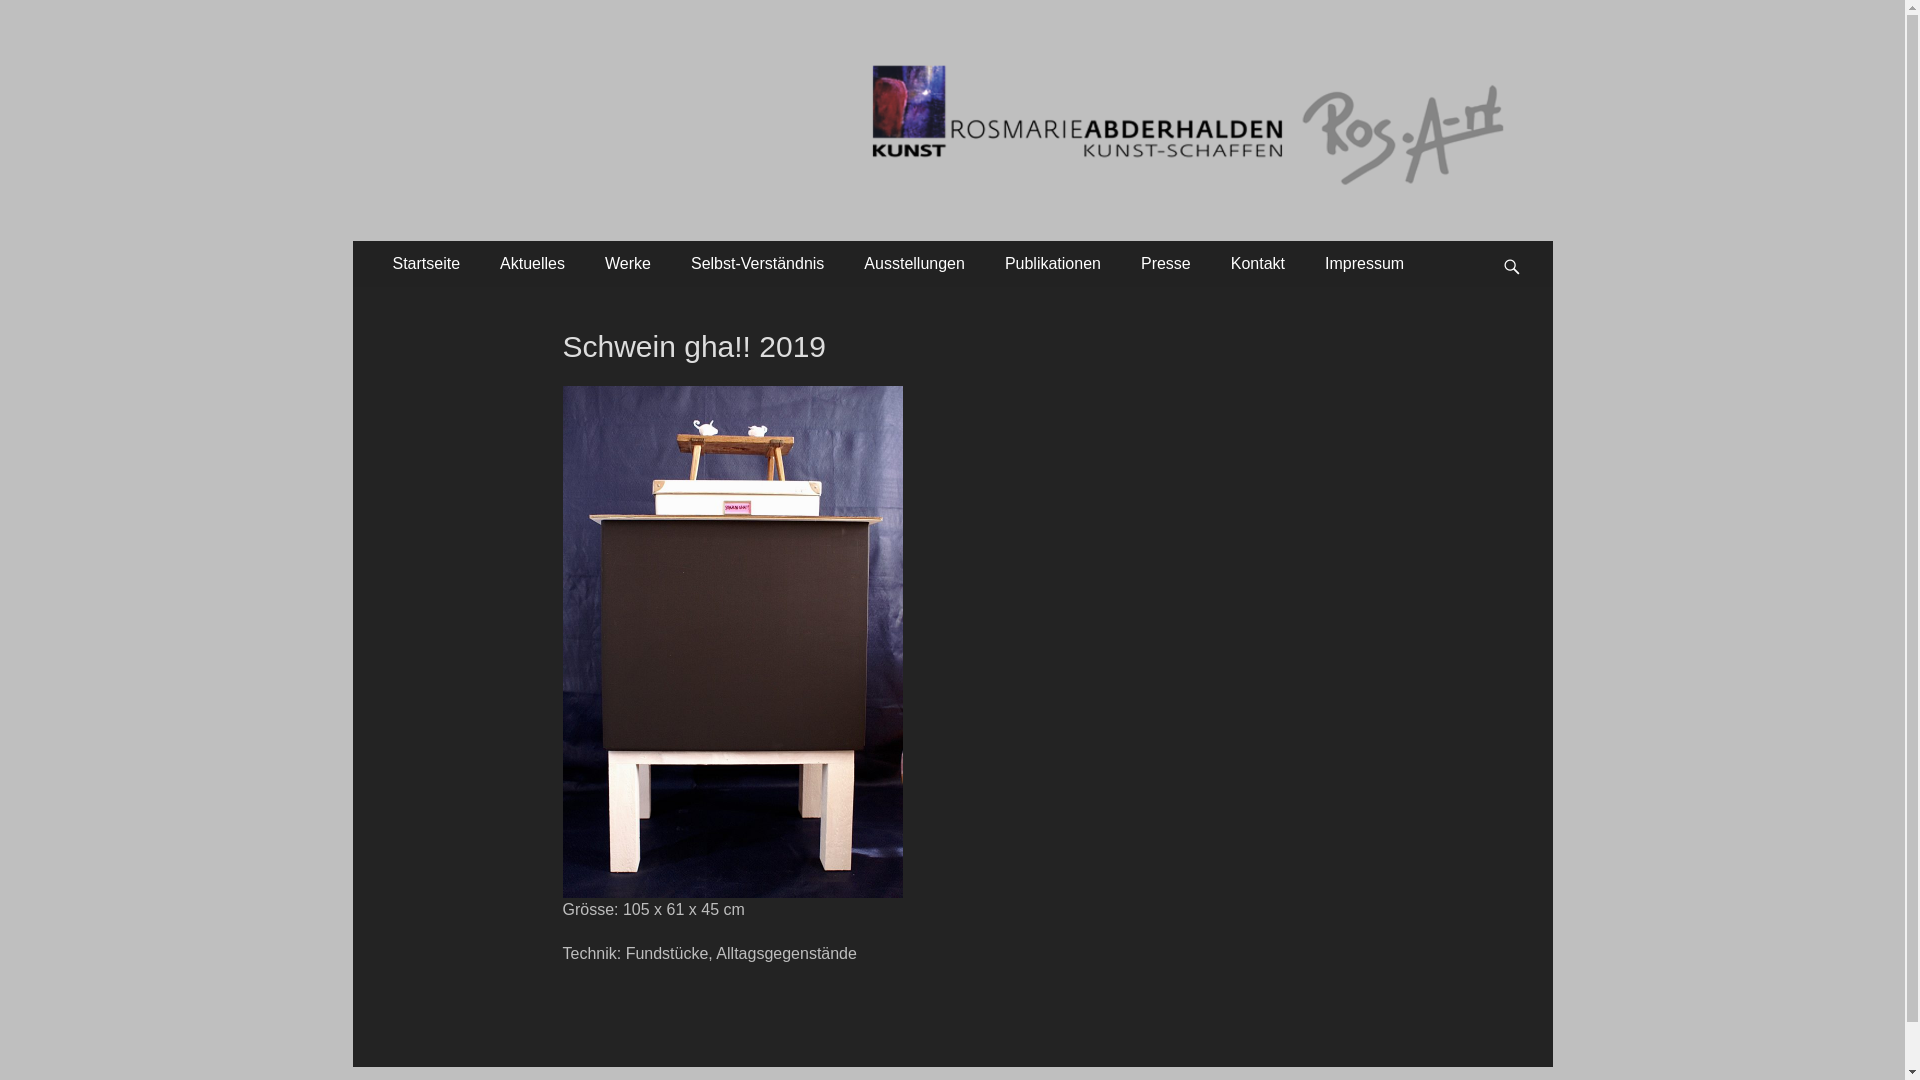 This screenshot has height=1080, width=1920. What do you see at coordinates (1256, 262) in the screenshot?
I see `'Kontakt'` at bounding box center [1256, 262].